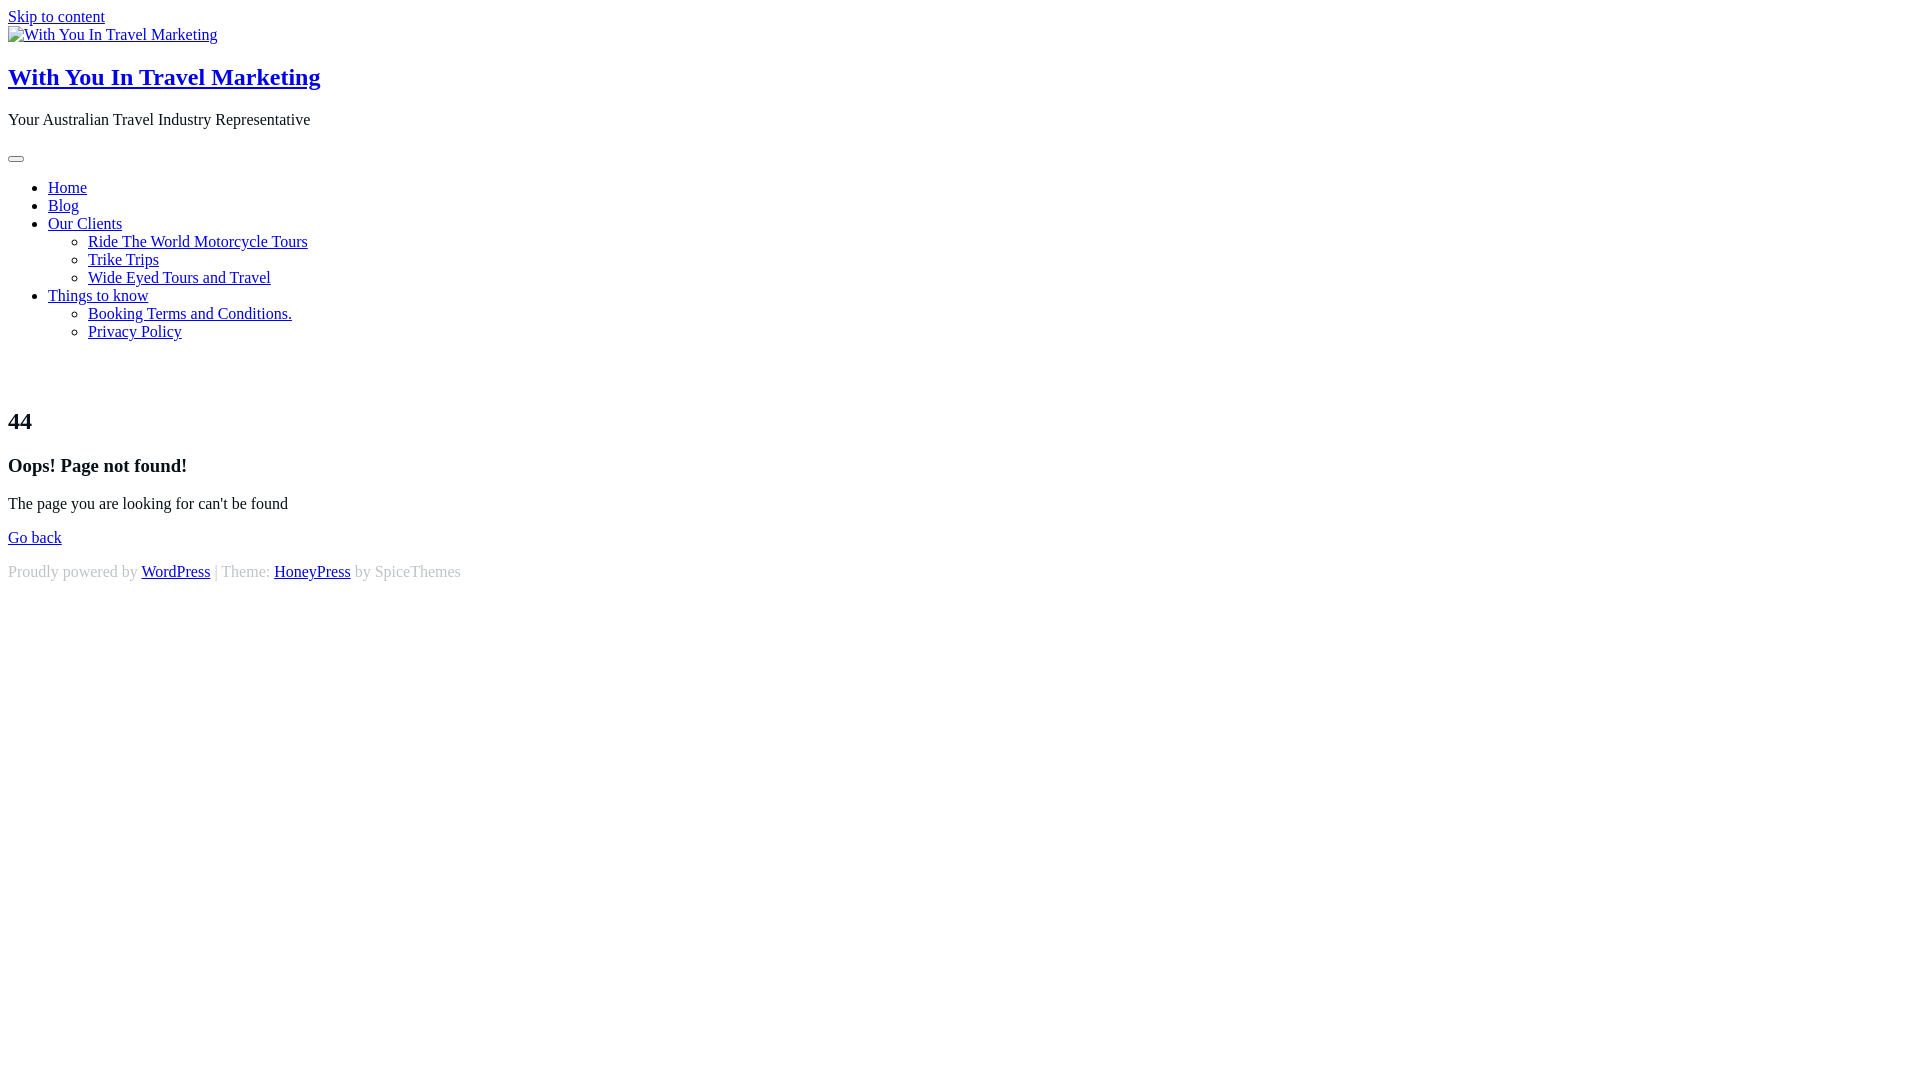 The height and width of the screenshot is (1080, 1920). I want to click on 'Blog', so click(63, 205).